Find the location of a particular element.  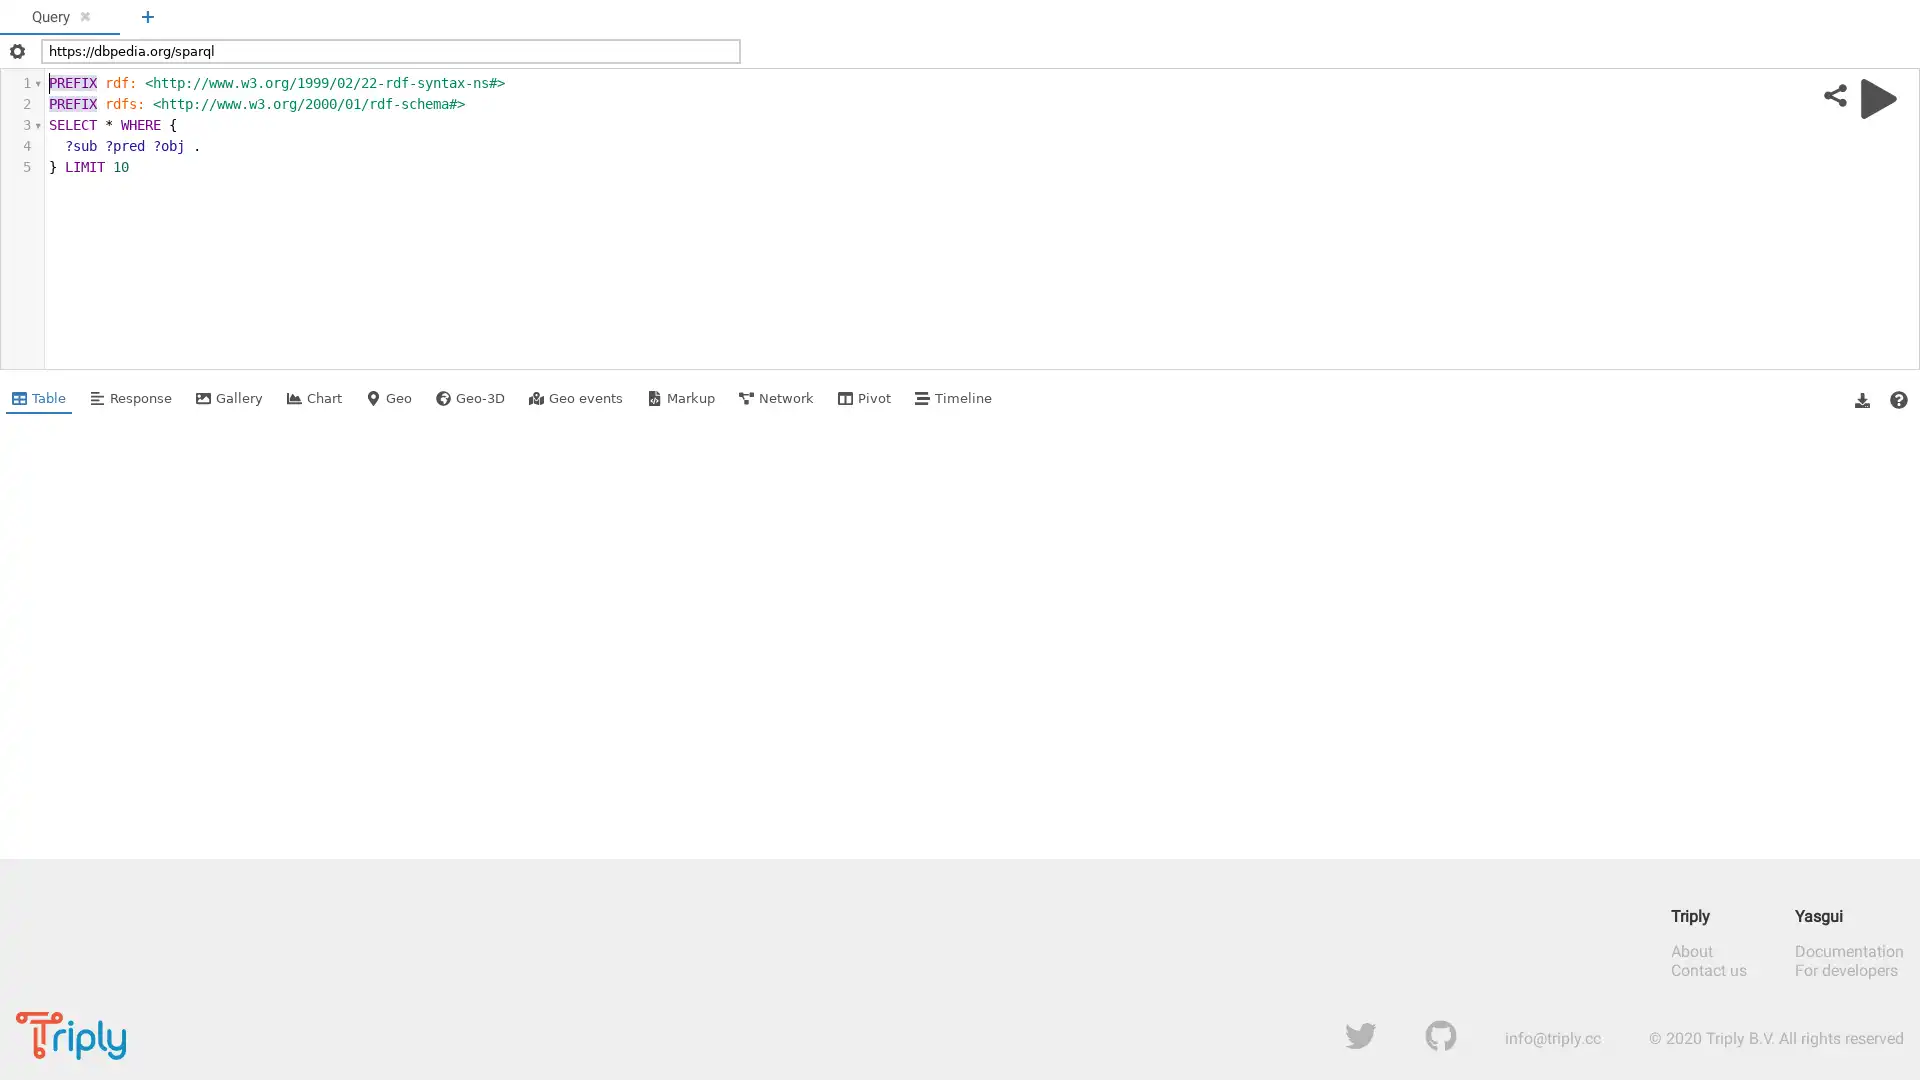

Shows Chart view is located at coordinates (313, 399).